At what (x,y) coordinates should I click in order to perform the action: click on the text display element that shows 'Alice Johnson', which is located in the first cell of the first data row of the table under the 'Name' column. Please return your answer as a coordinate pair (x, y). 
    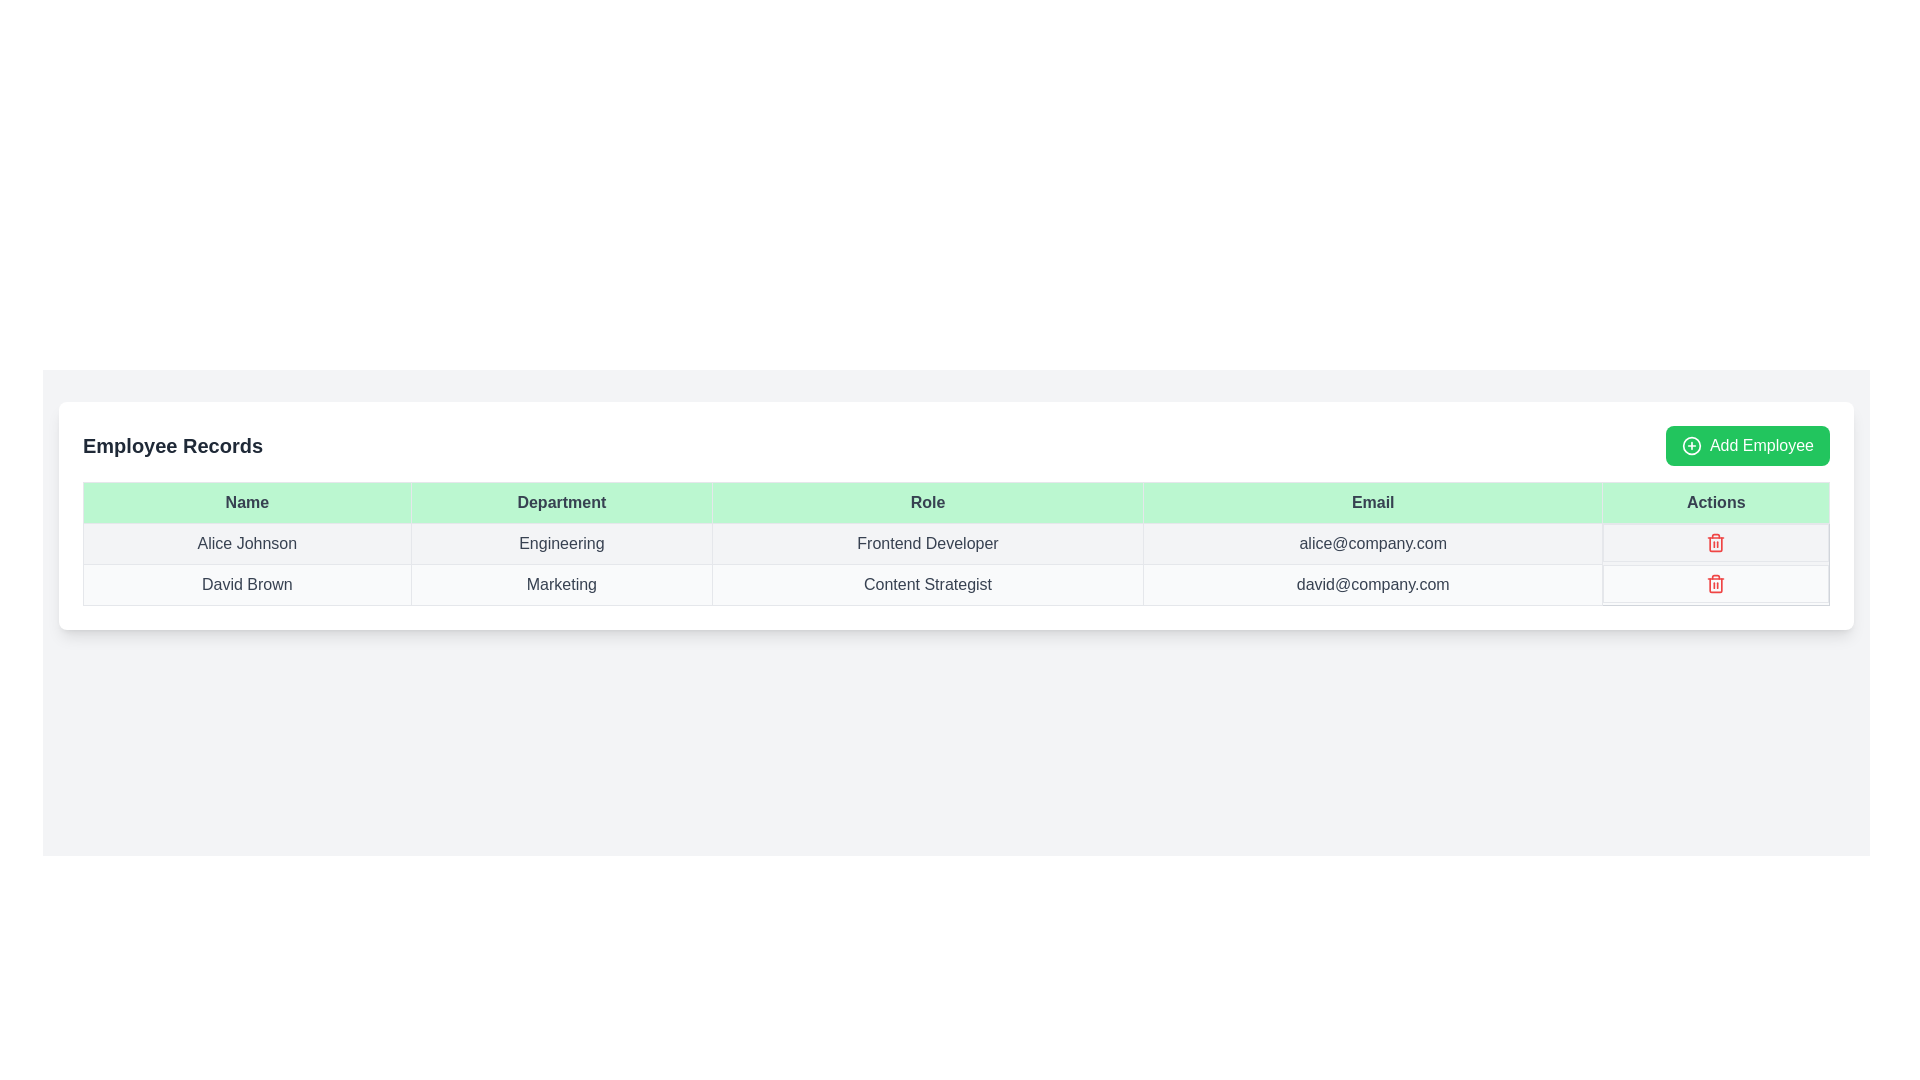
    Looking at the image, I should click on (246, 543).